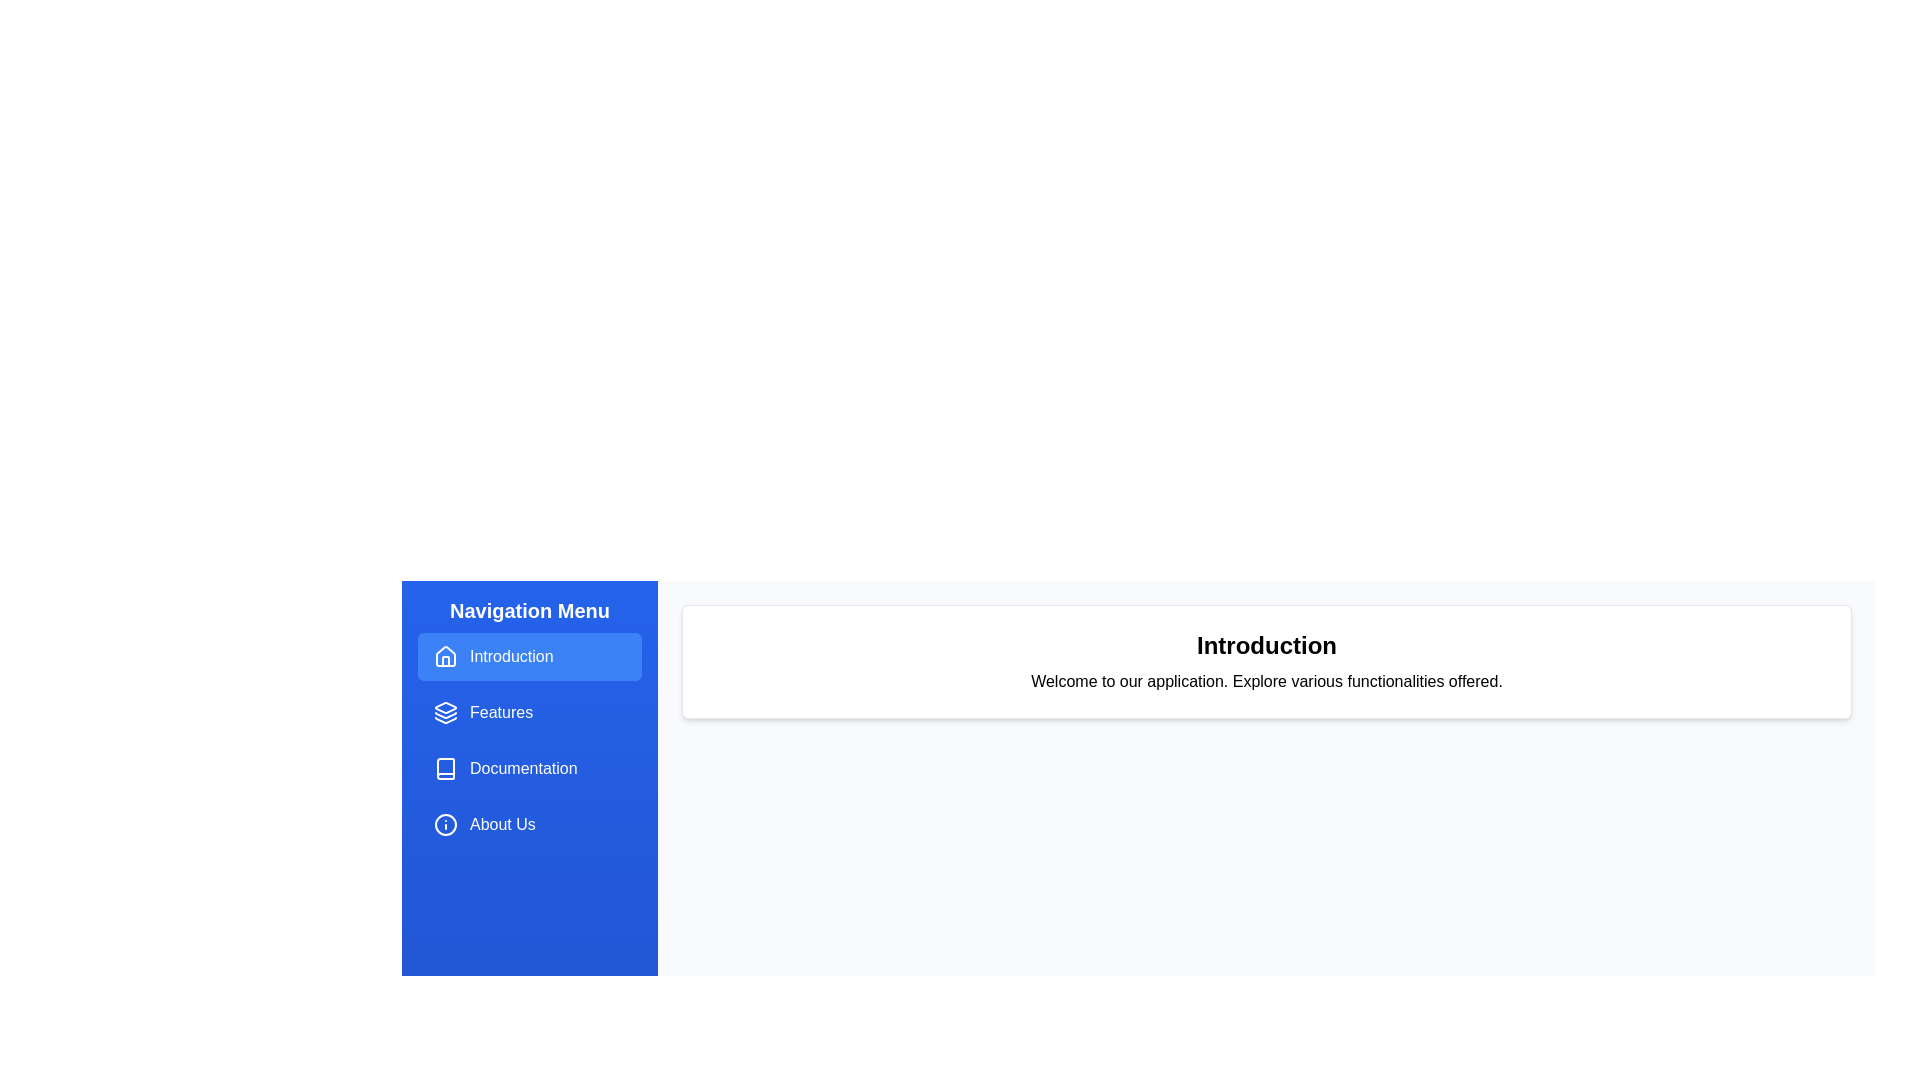  I want to click on the SVG graphic circle icon representing the 'About Us' section in the vertical navigation menu located on the left side of the interface, so click(445, 825).